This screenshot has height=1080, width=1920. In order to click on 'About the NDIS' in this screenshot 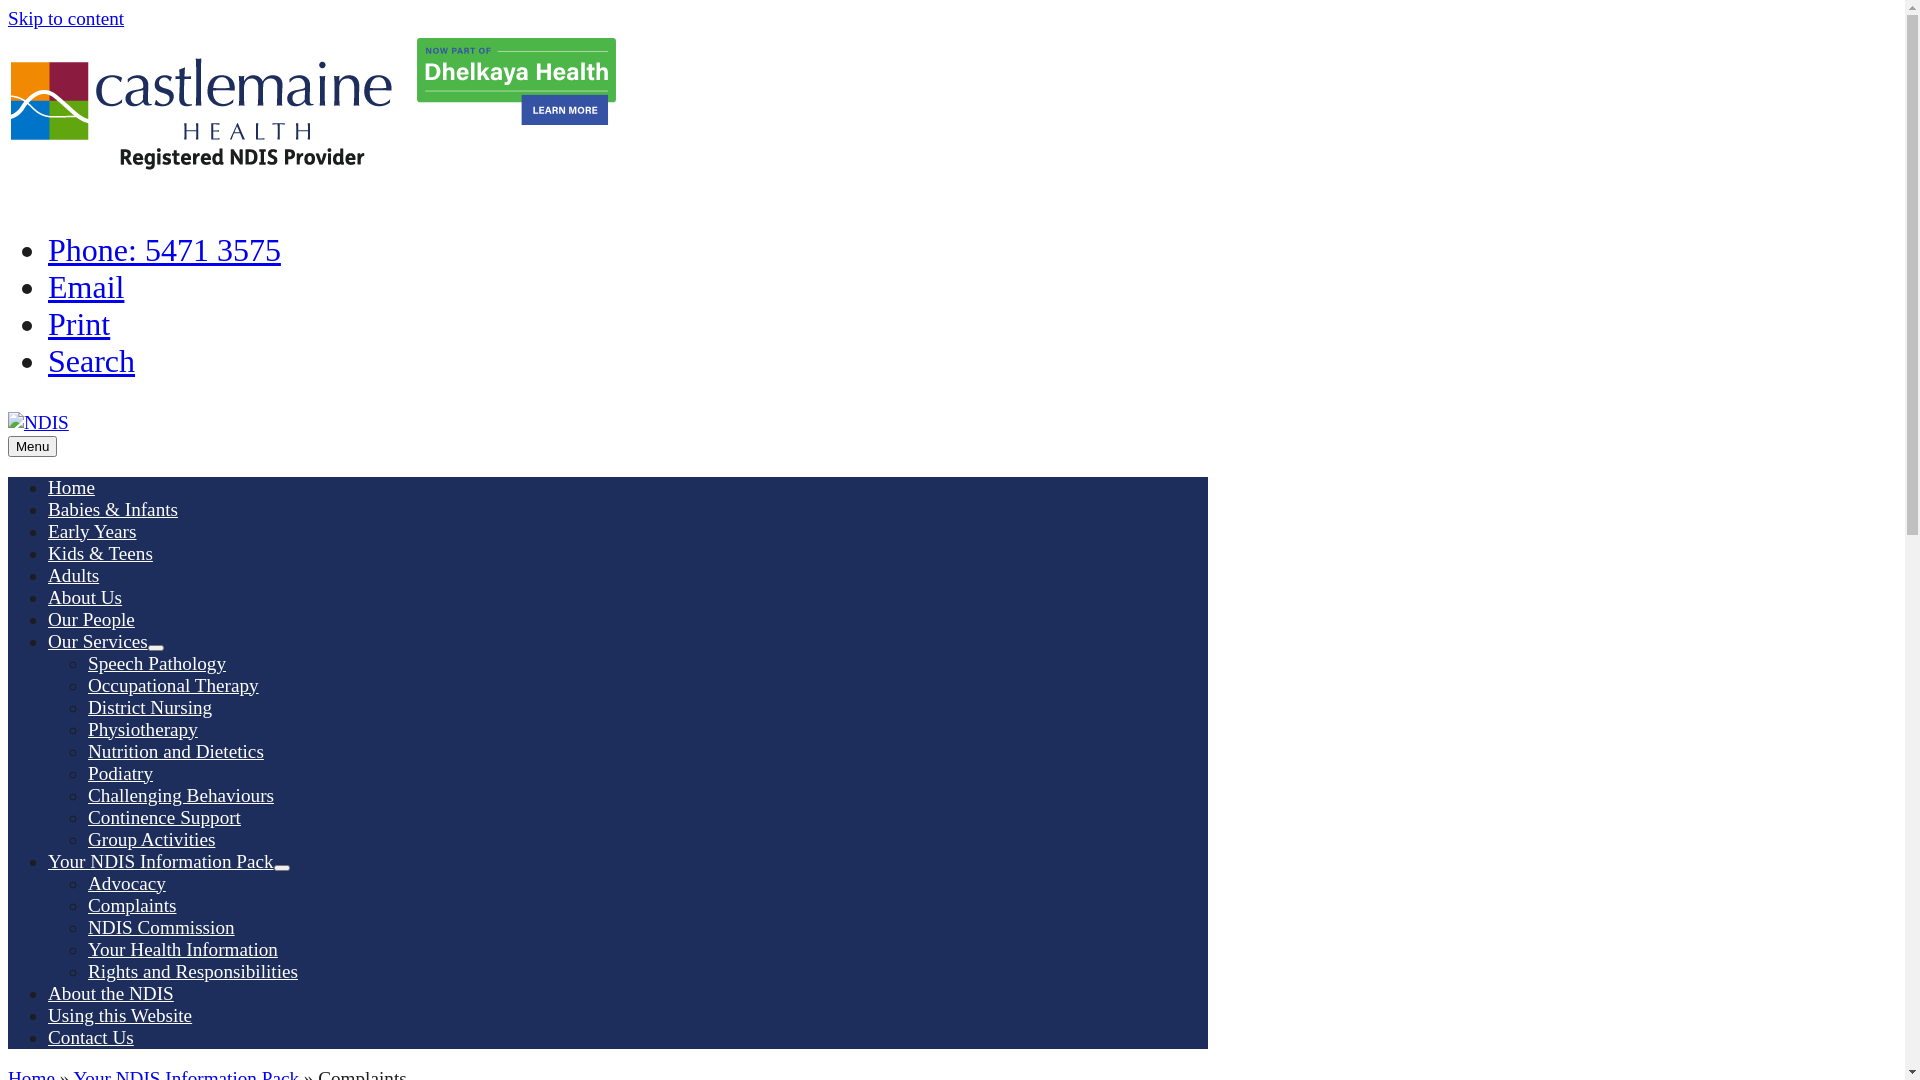, I will do `click(109, 993)`.